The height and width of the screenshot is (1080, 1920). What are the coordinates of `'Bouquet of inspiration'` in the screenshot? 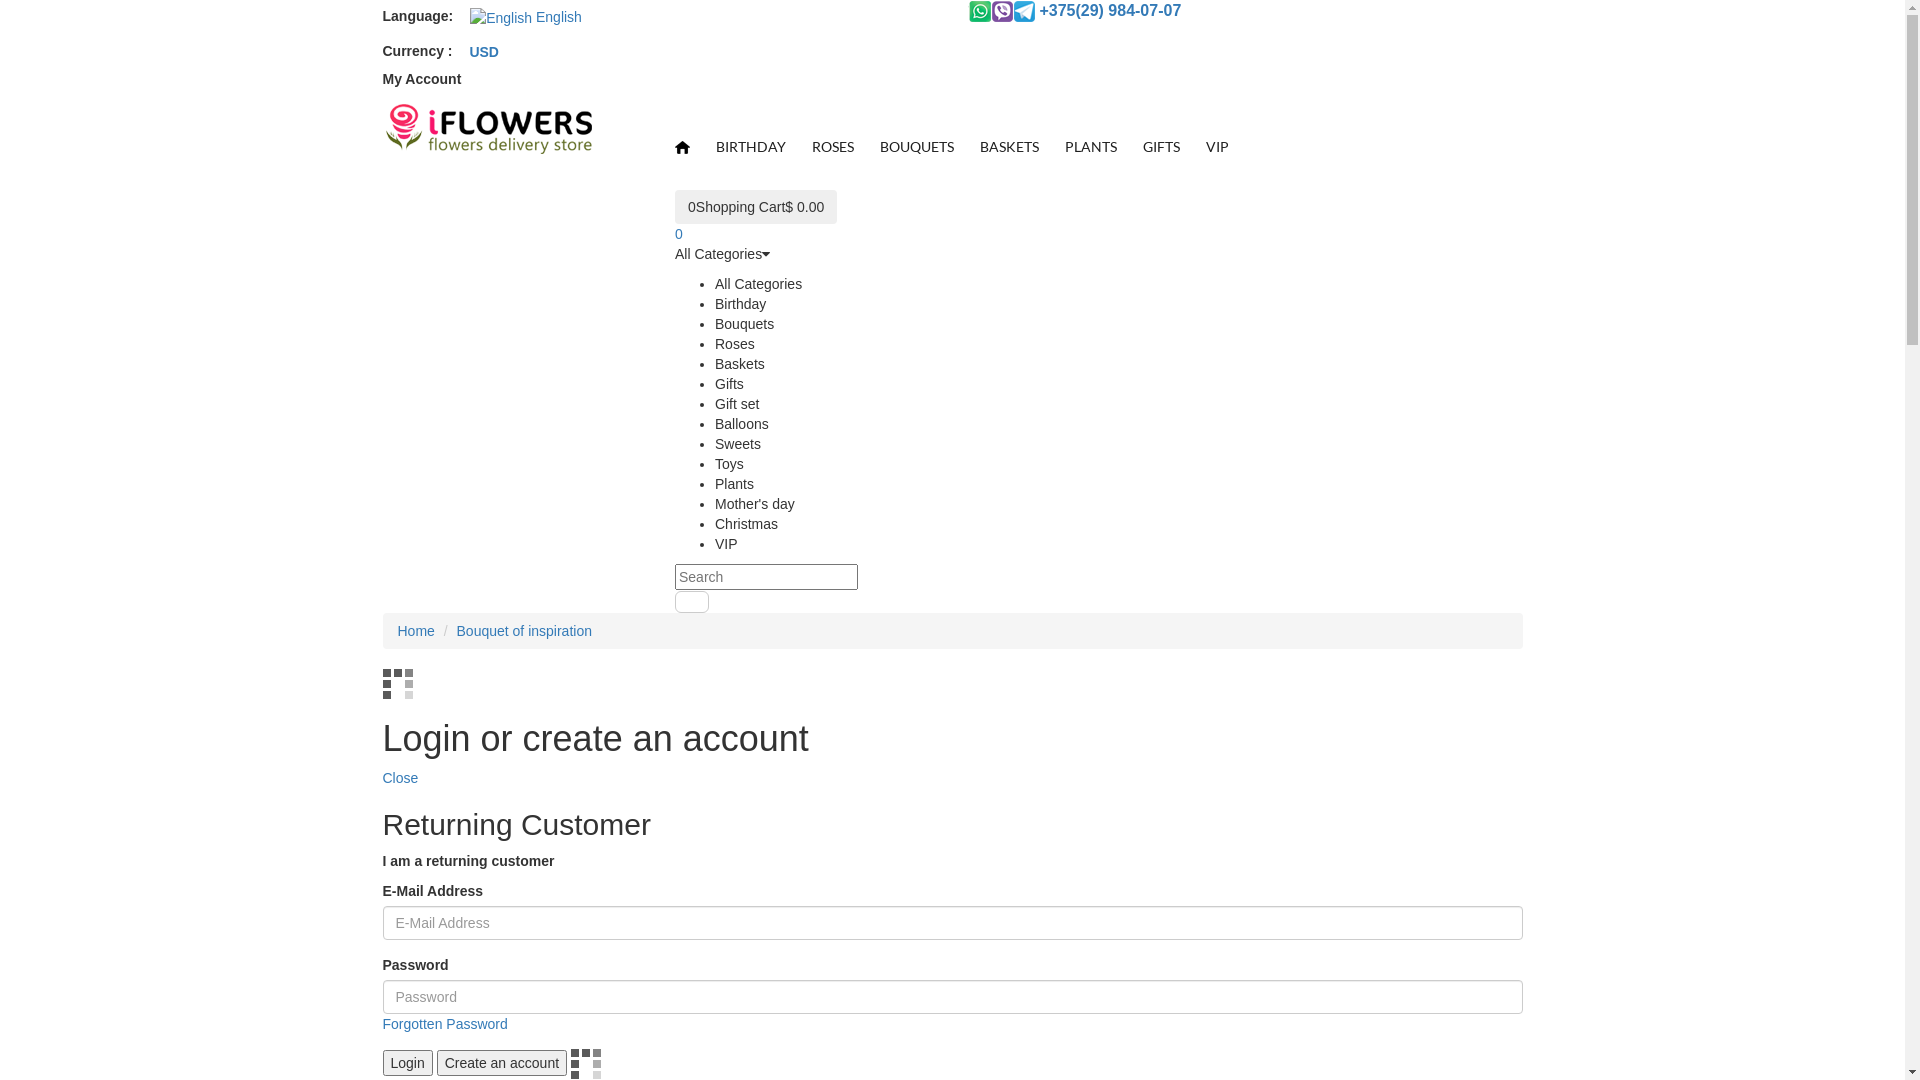 It's located at (524, 631).